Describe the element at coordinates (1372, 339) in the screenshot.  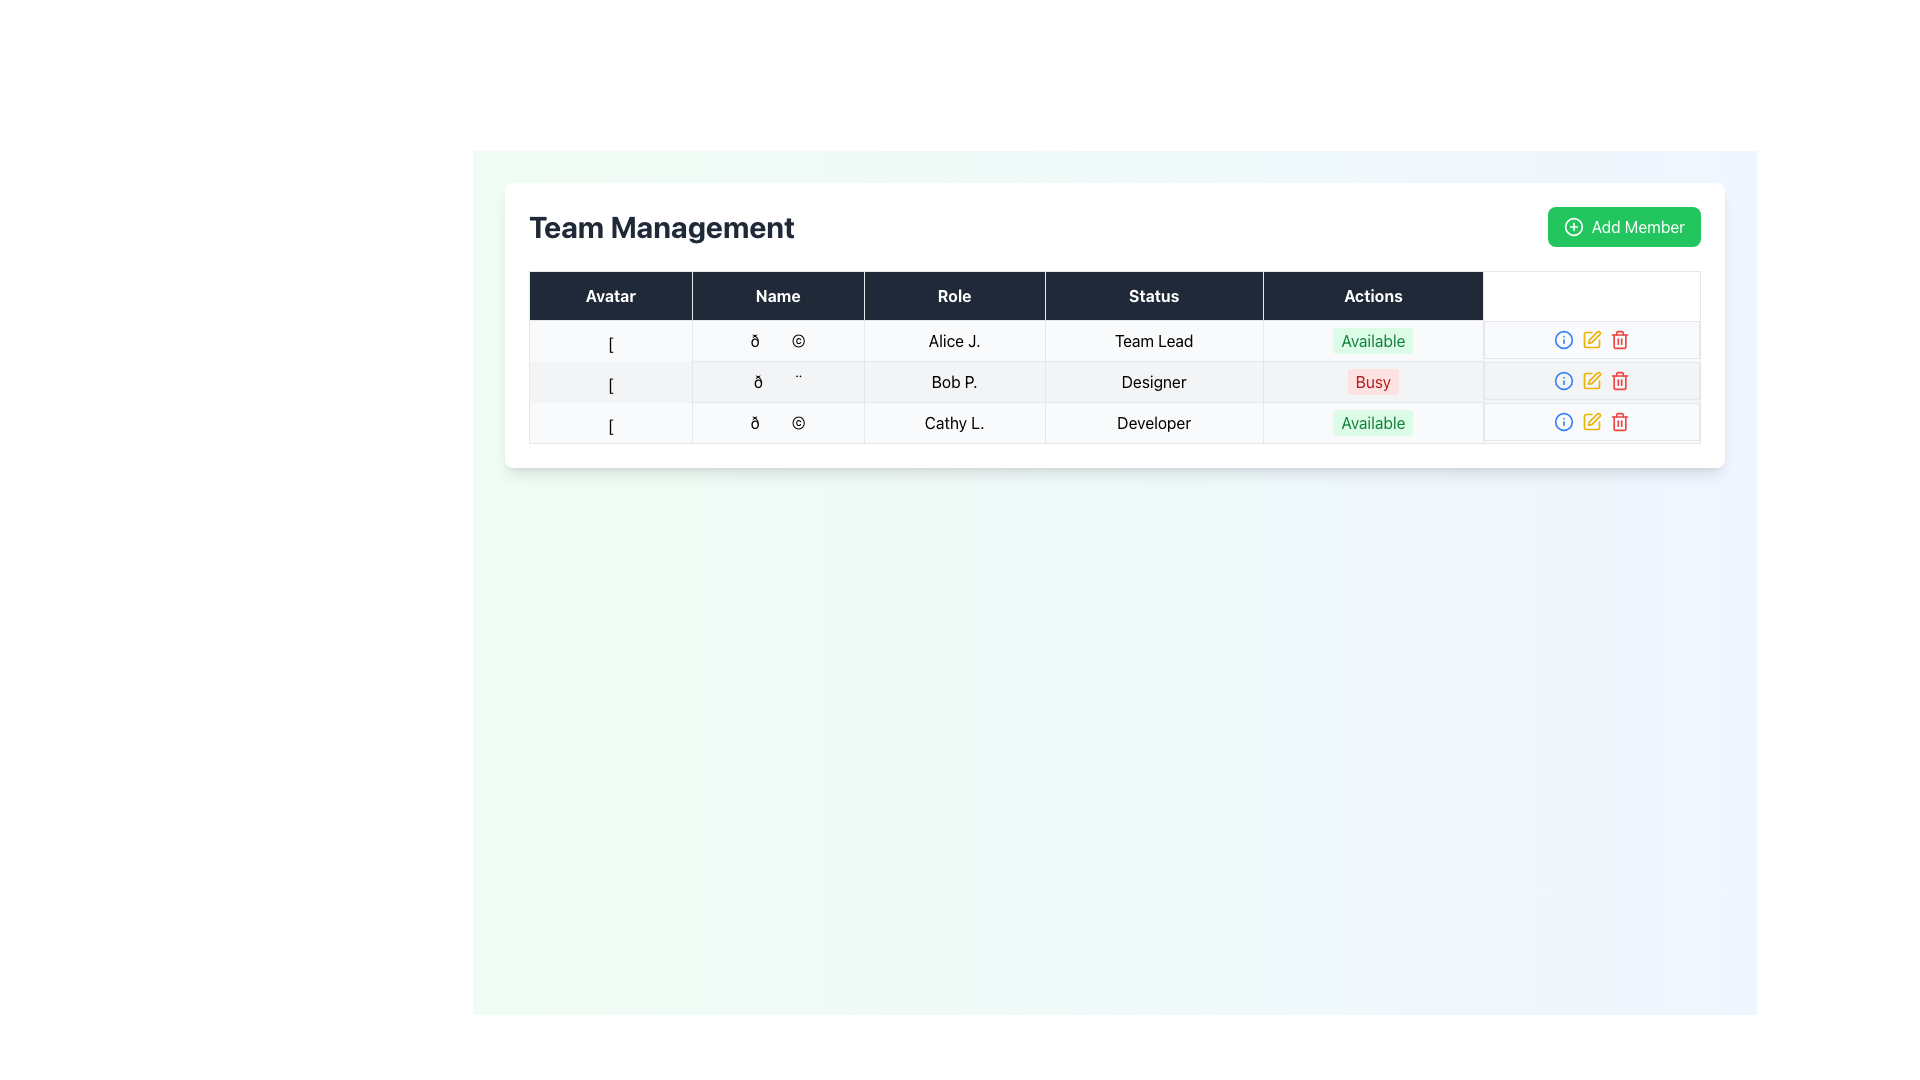
I see `the text label displaying 'Available' inside a green box, located in the 'Actions' column of the first row for 'Alice J.' under the 'Team Lead' role` at that location.